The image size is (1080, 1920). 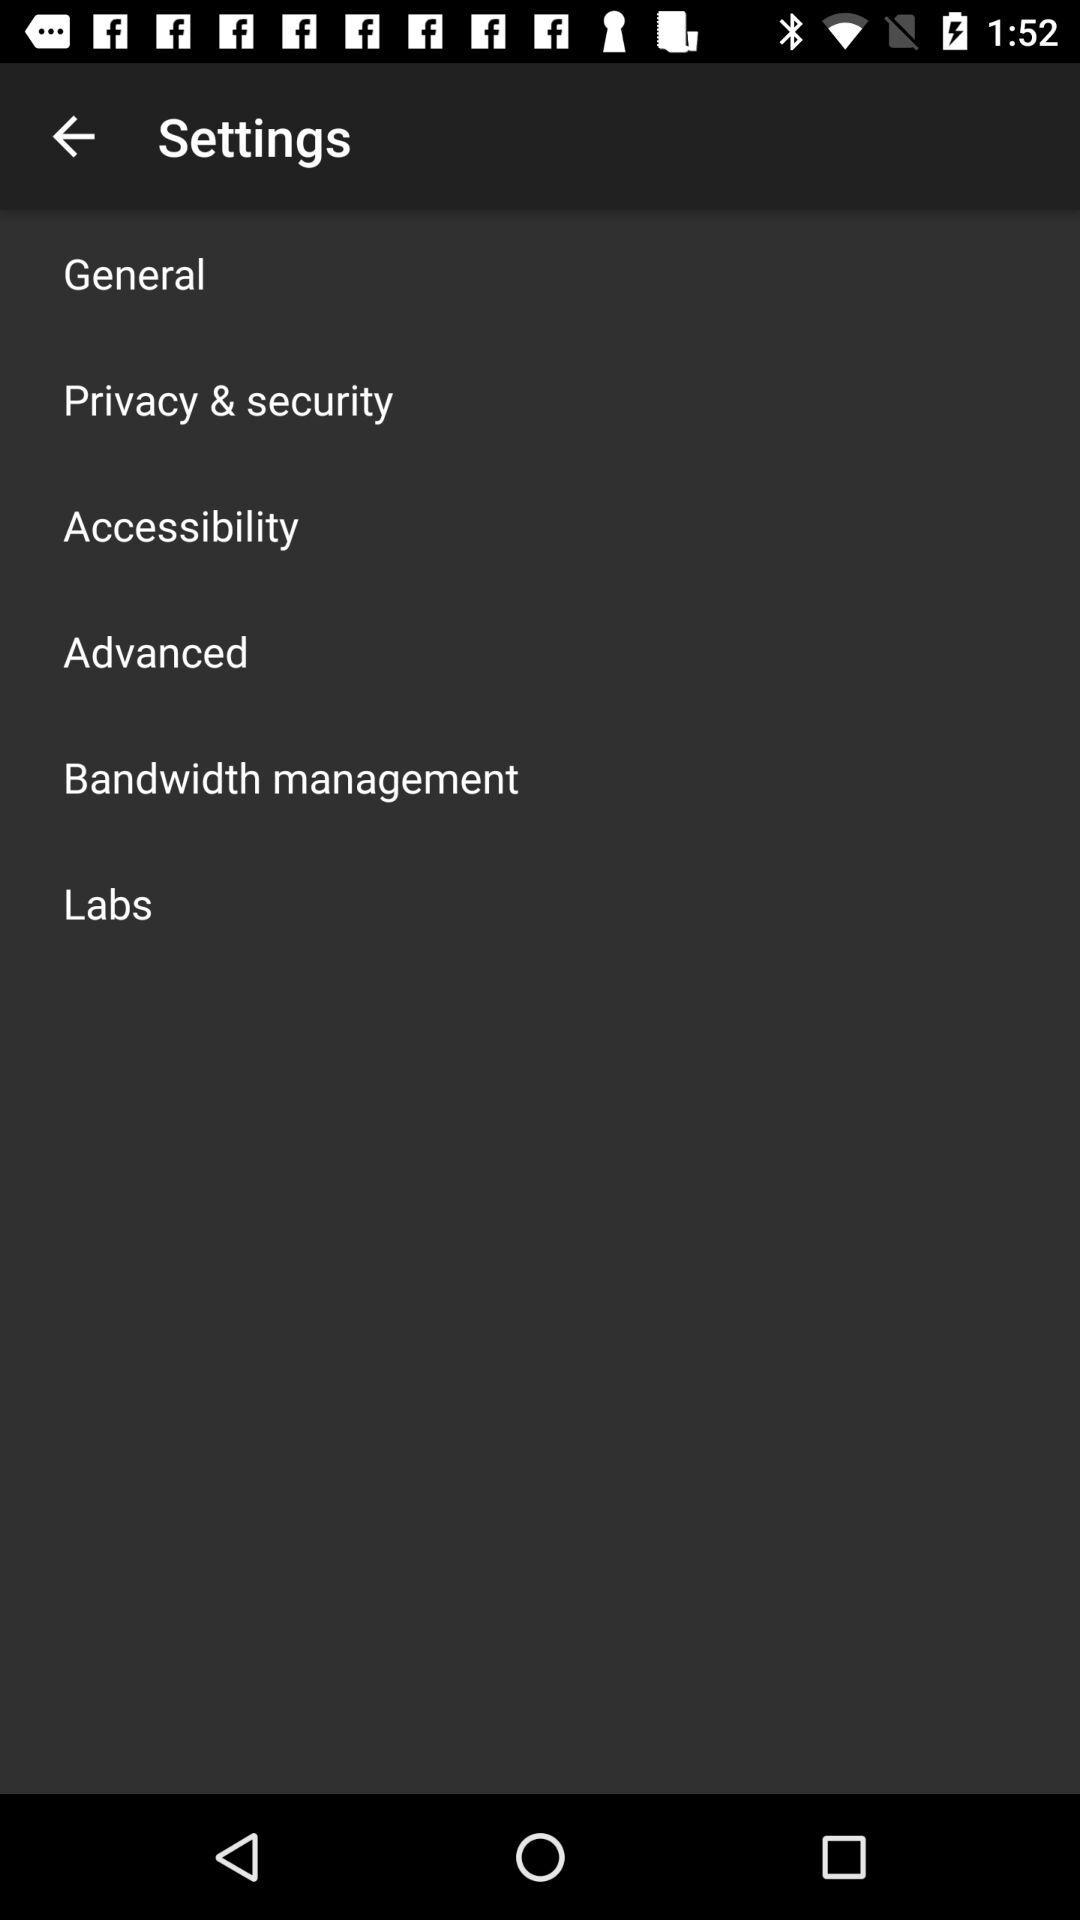 I want to click on the item above general icon, so click(x=72, y=135).